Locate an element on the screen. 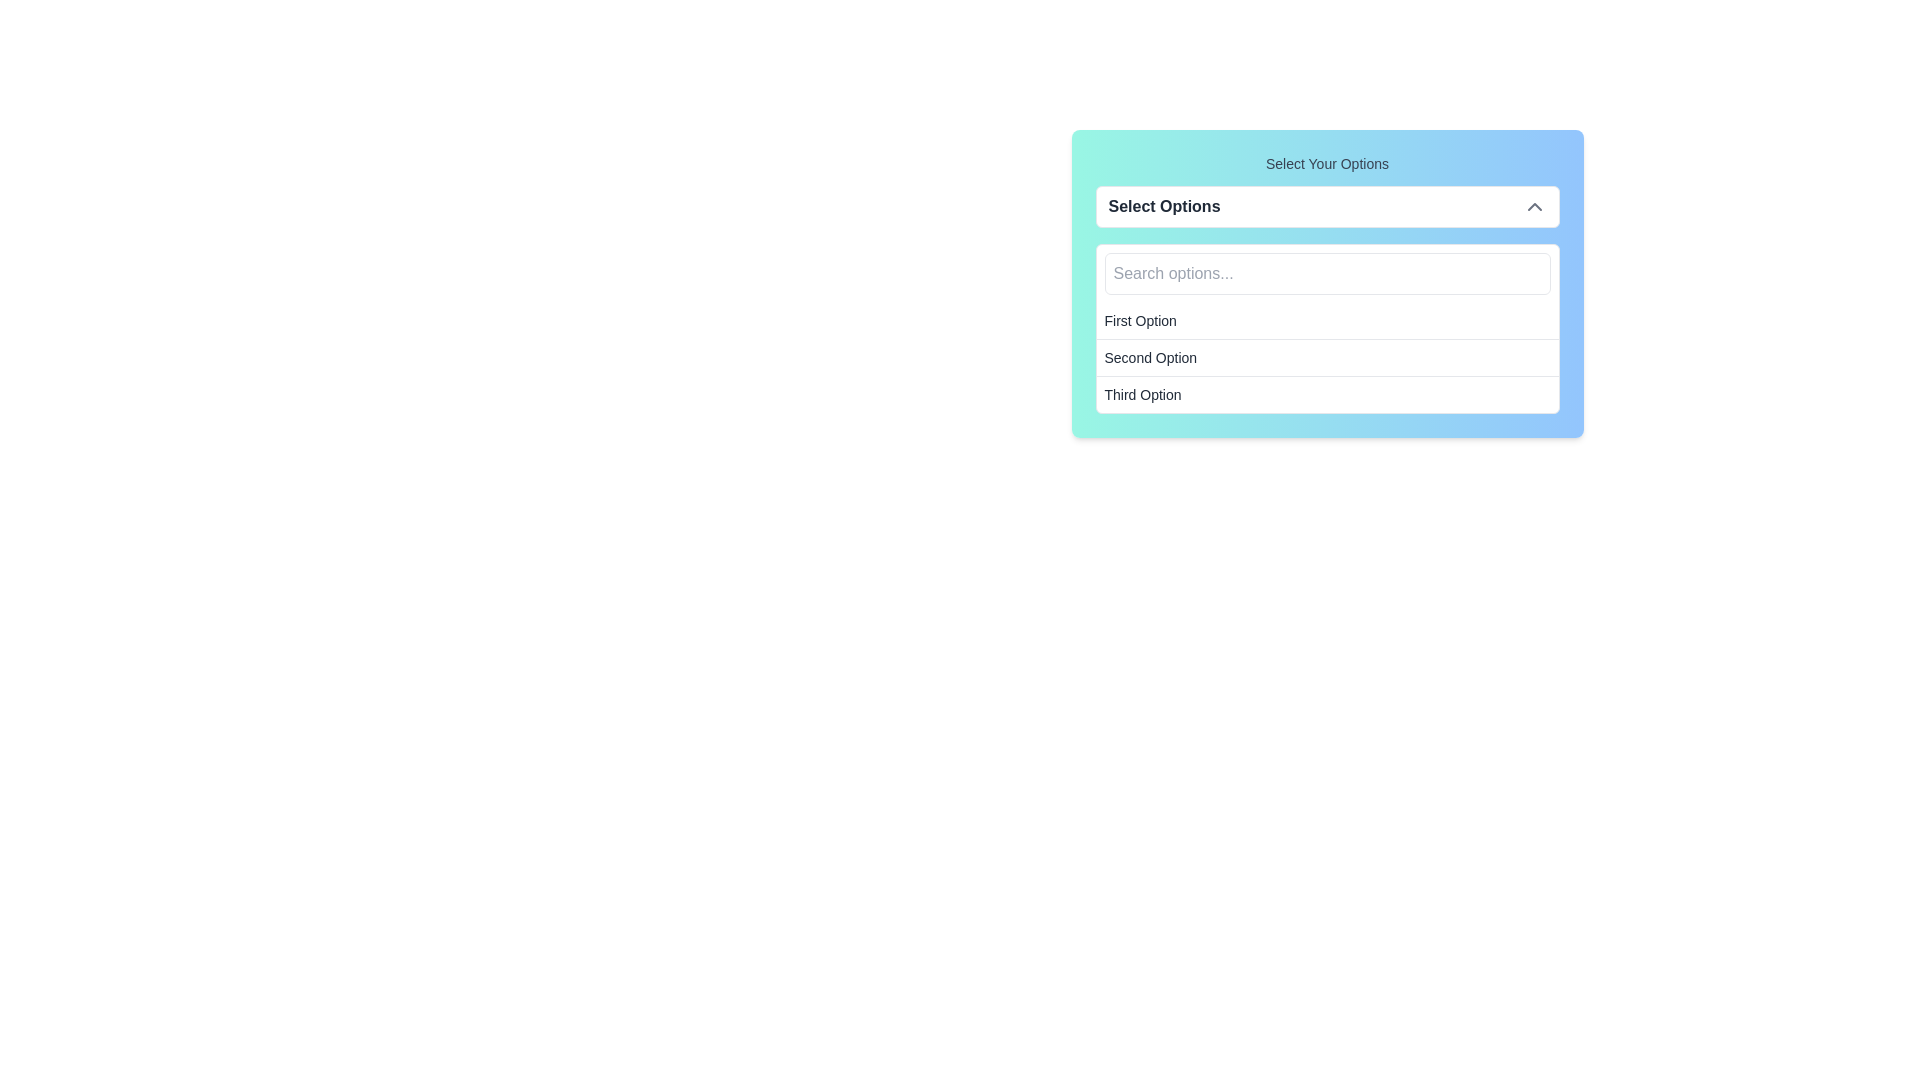  the selectable list item representing 'Third Option' is located at coordinates (1327, 394).